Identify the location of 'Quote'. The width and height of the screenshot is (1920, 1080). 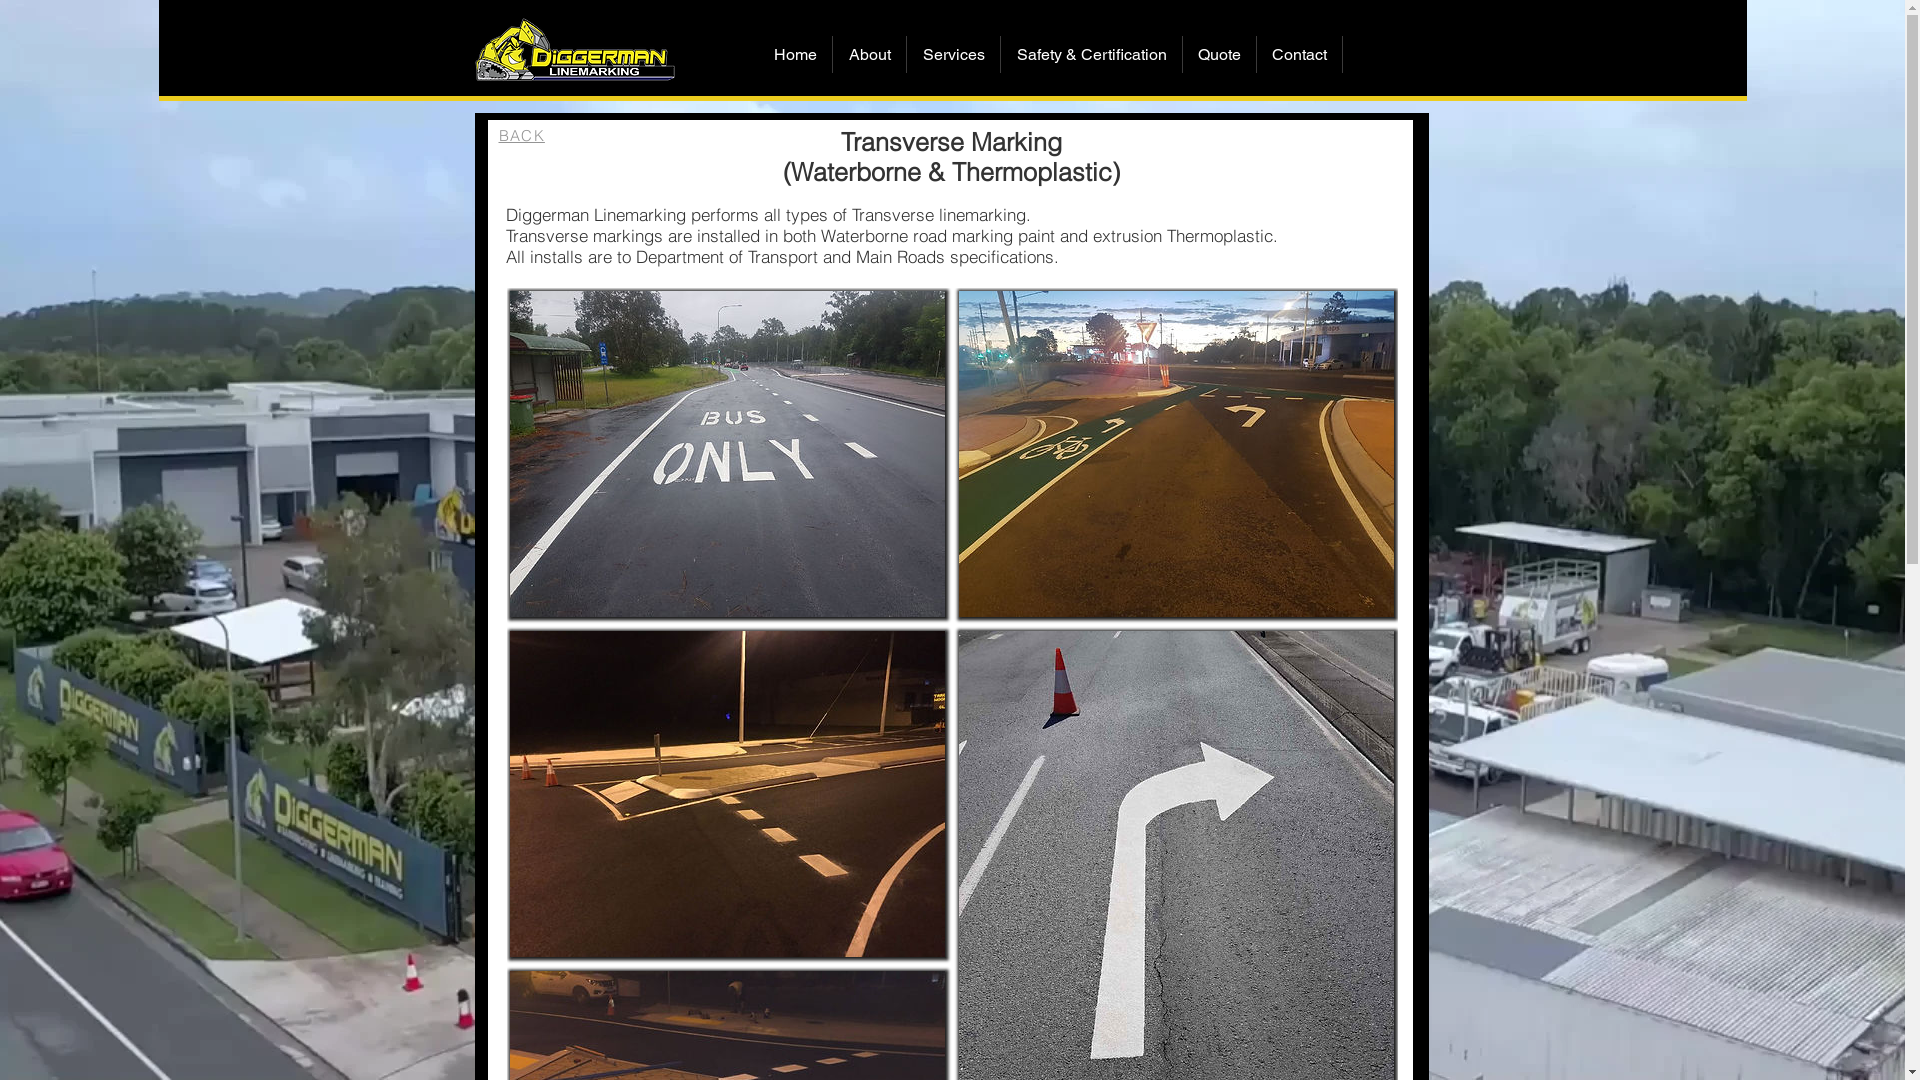
(1218, 53).